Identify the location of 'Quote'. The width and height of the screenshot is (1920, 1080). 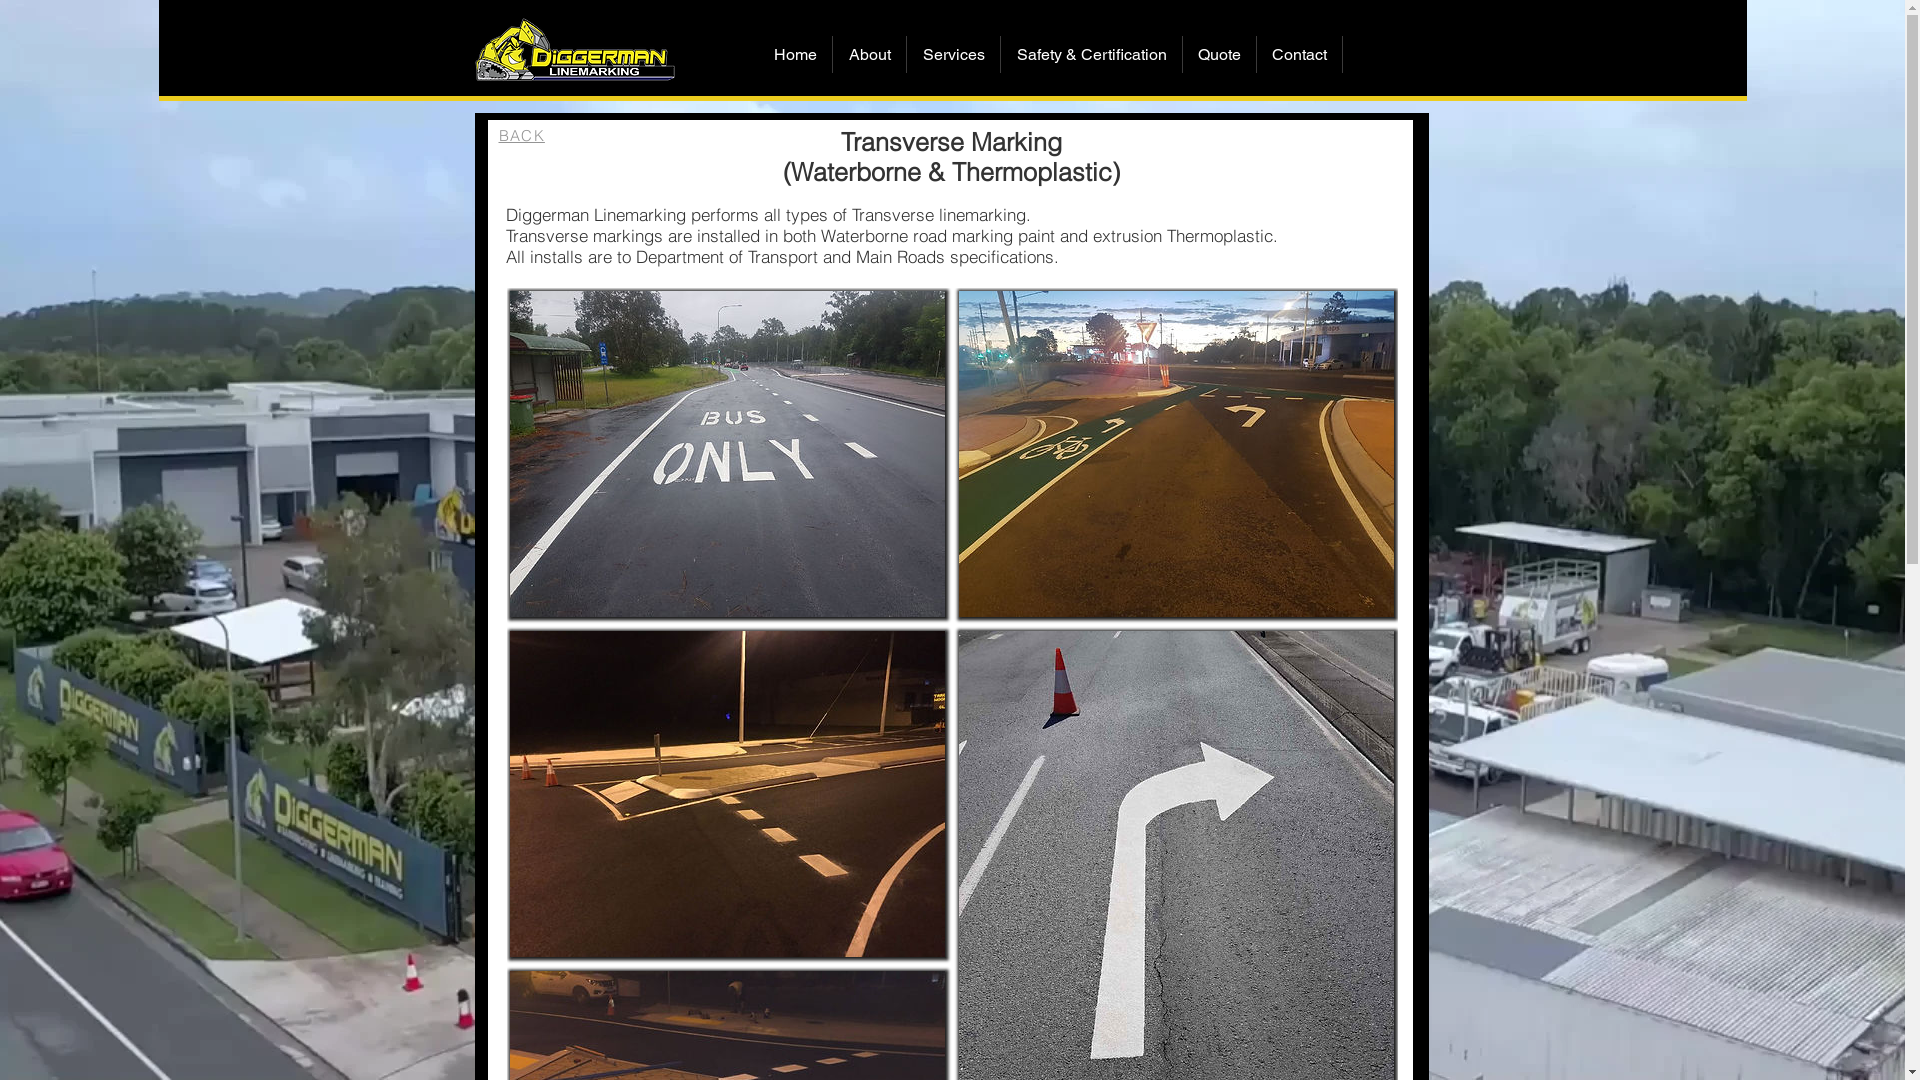
(1218, 53).